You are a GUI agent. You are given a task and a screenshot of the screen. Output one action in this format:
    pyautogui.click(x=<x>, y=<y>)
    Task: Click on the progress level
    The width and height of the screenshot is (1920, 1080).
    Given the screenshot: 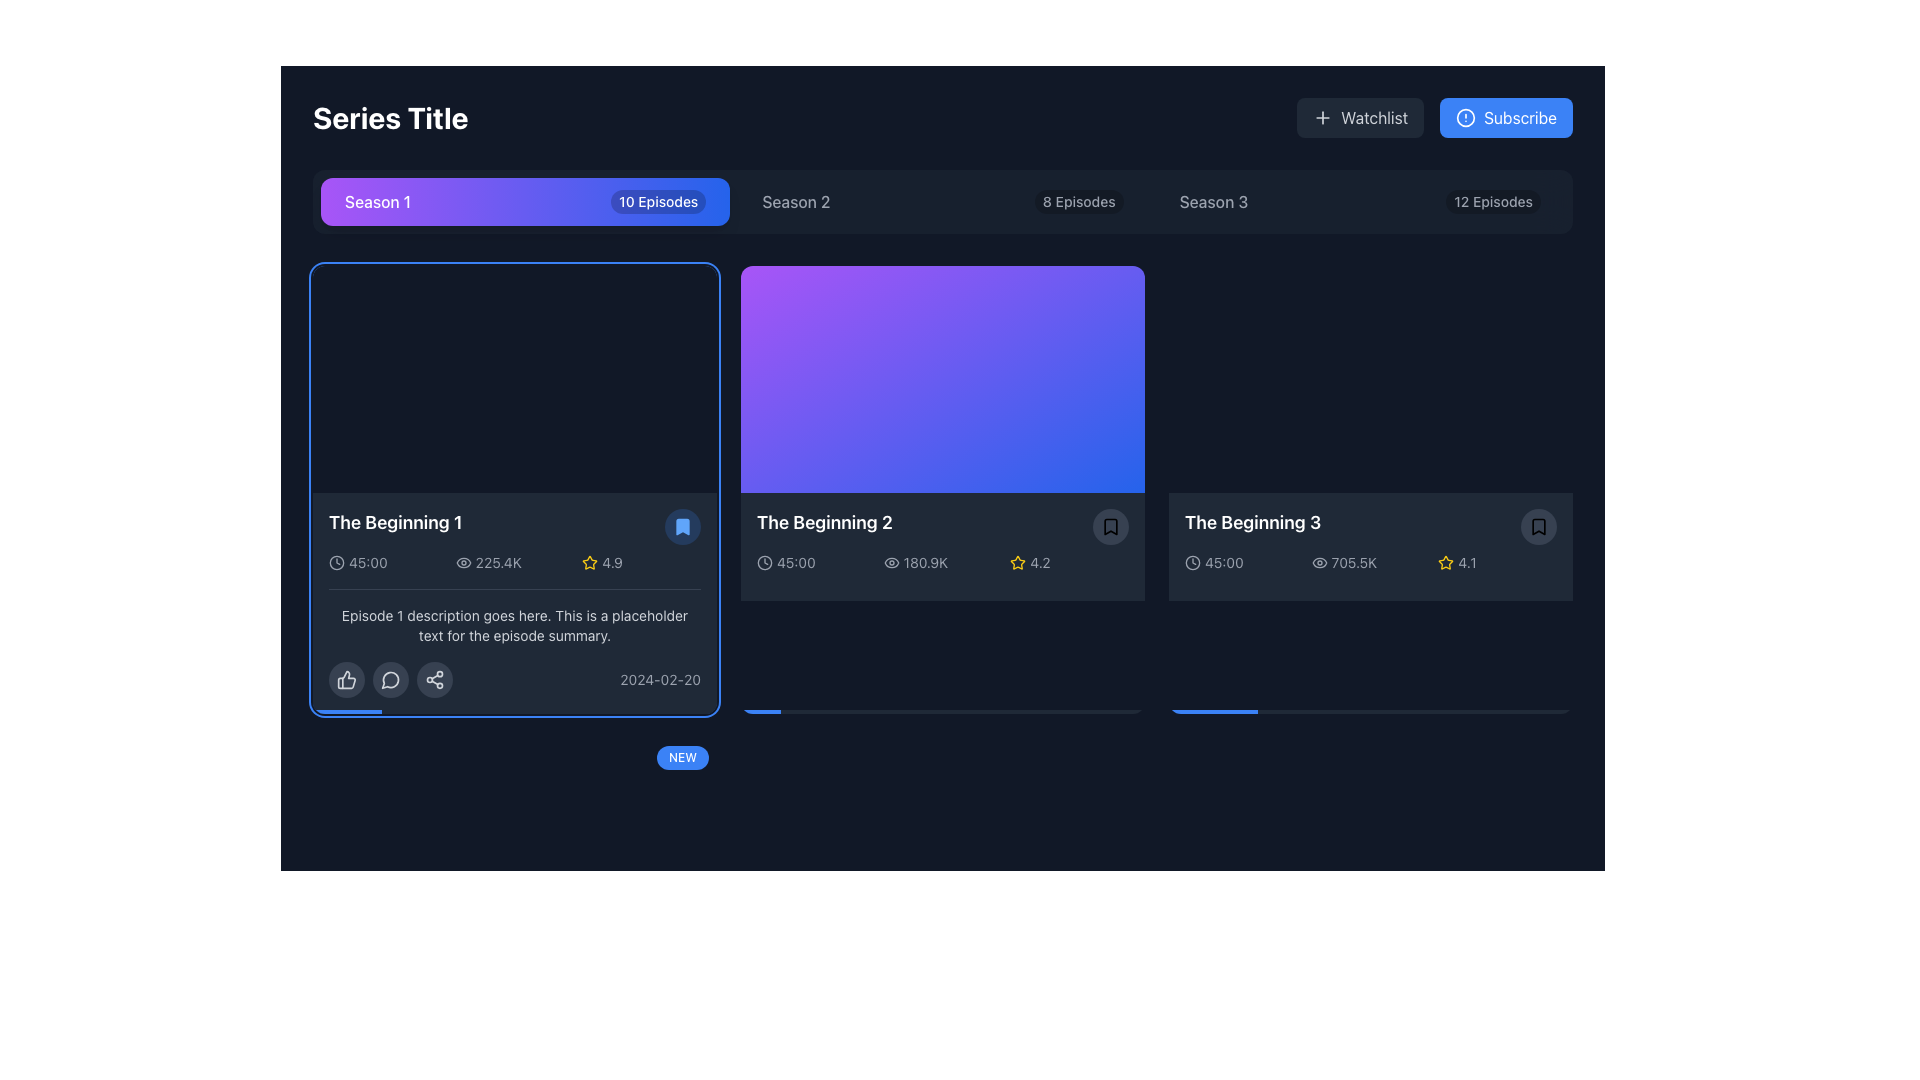 What is the action you would take?
    pyautogui.click(x=1277, y=711)
    